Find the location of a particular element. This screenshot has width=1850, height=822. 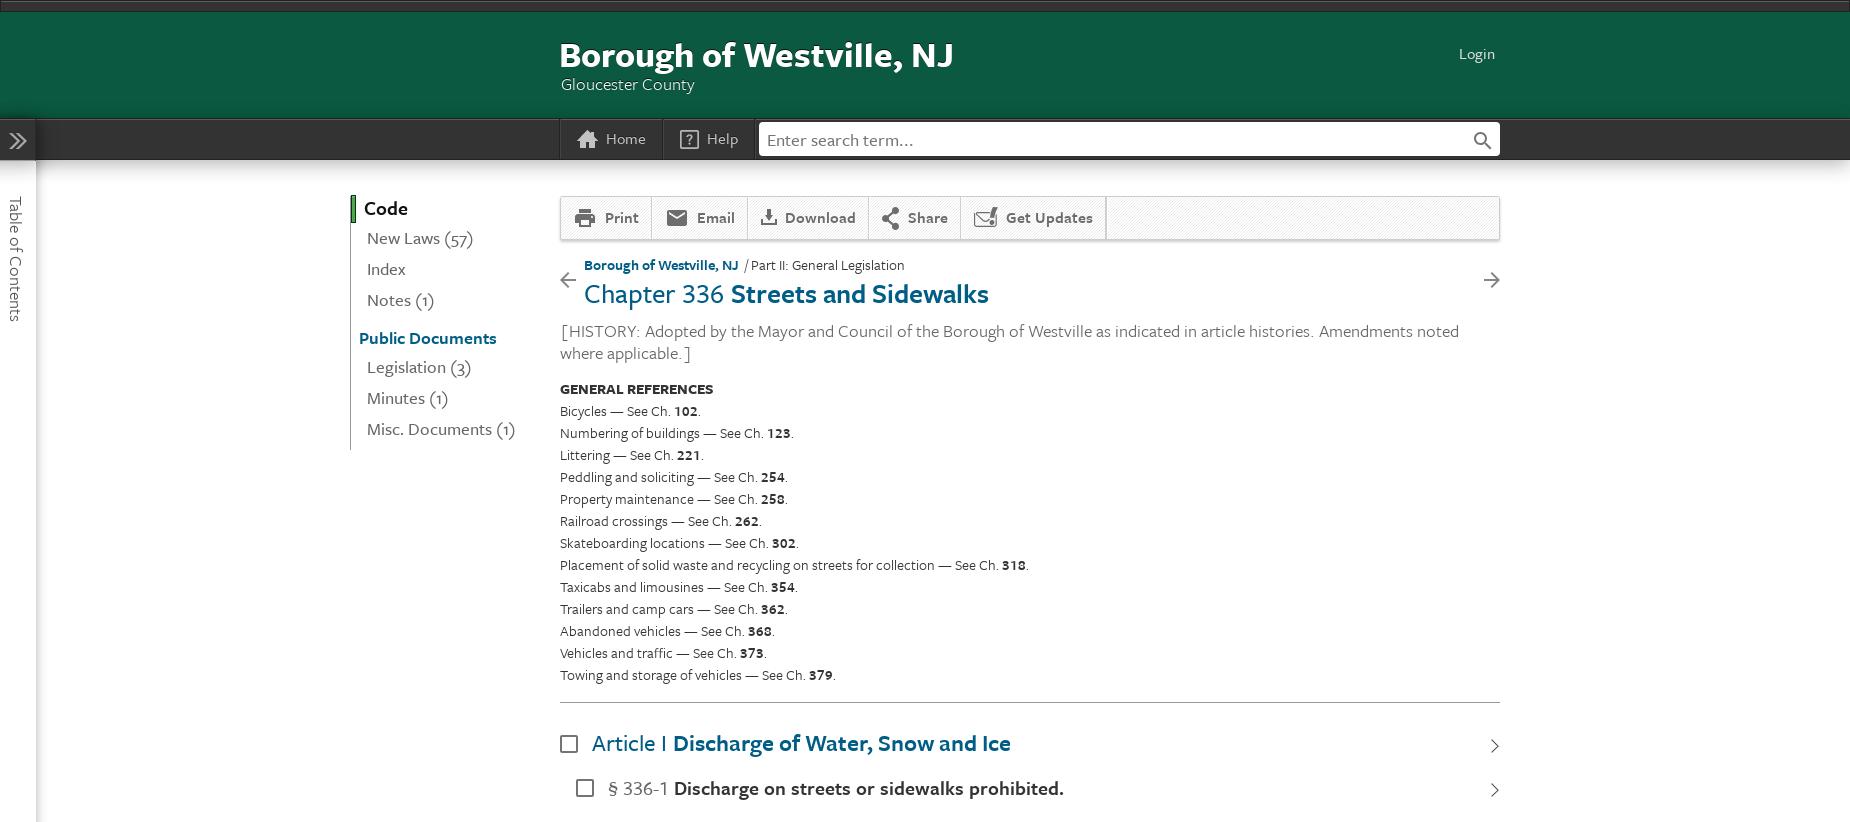

'Chapter 336' is located at coordinates (653, 291).